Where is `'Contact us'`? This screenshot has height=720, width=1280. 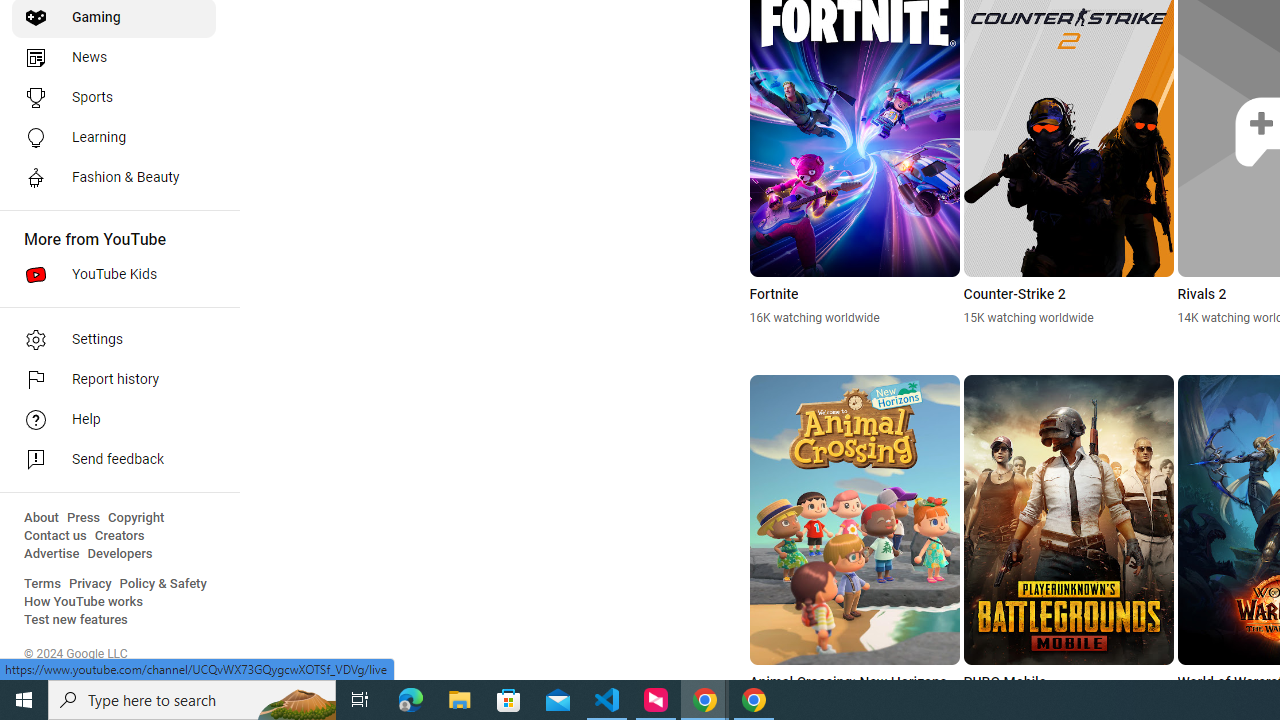 'Contact us' is located at coordinates (55, 535).